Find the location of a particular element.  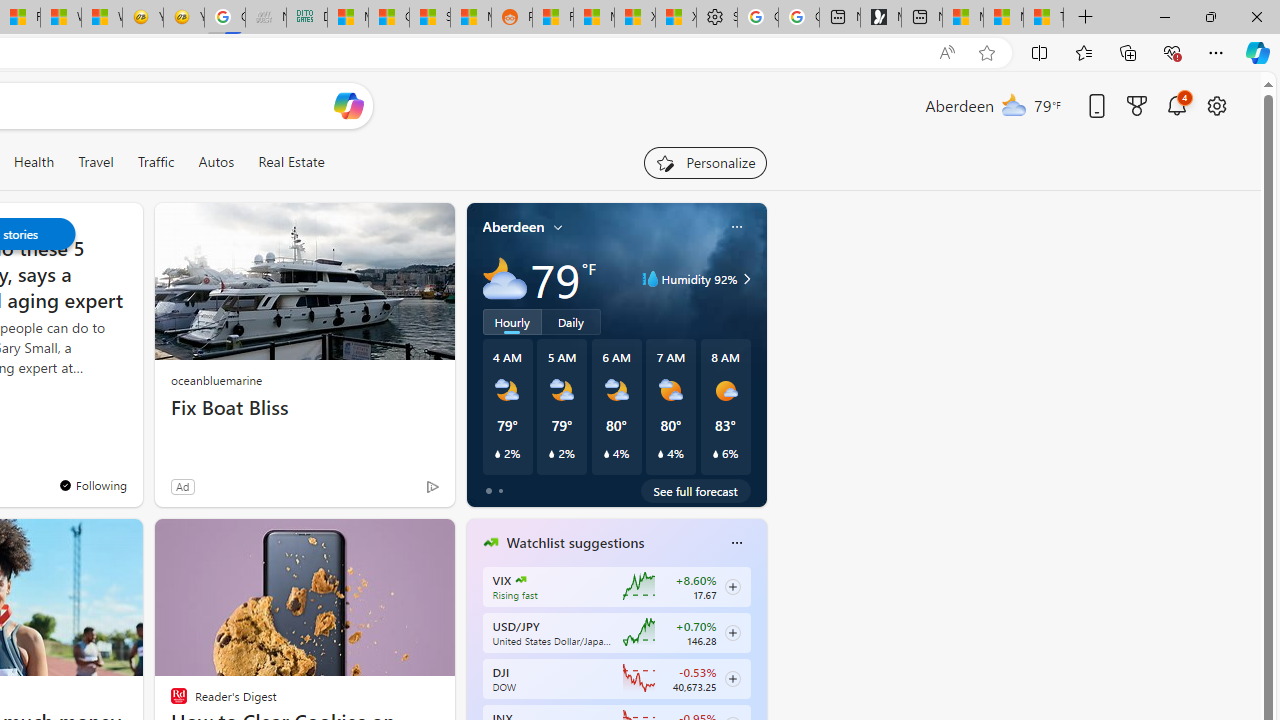

'oceanbluemarine' is located at coordinates (216, 380).